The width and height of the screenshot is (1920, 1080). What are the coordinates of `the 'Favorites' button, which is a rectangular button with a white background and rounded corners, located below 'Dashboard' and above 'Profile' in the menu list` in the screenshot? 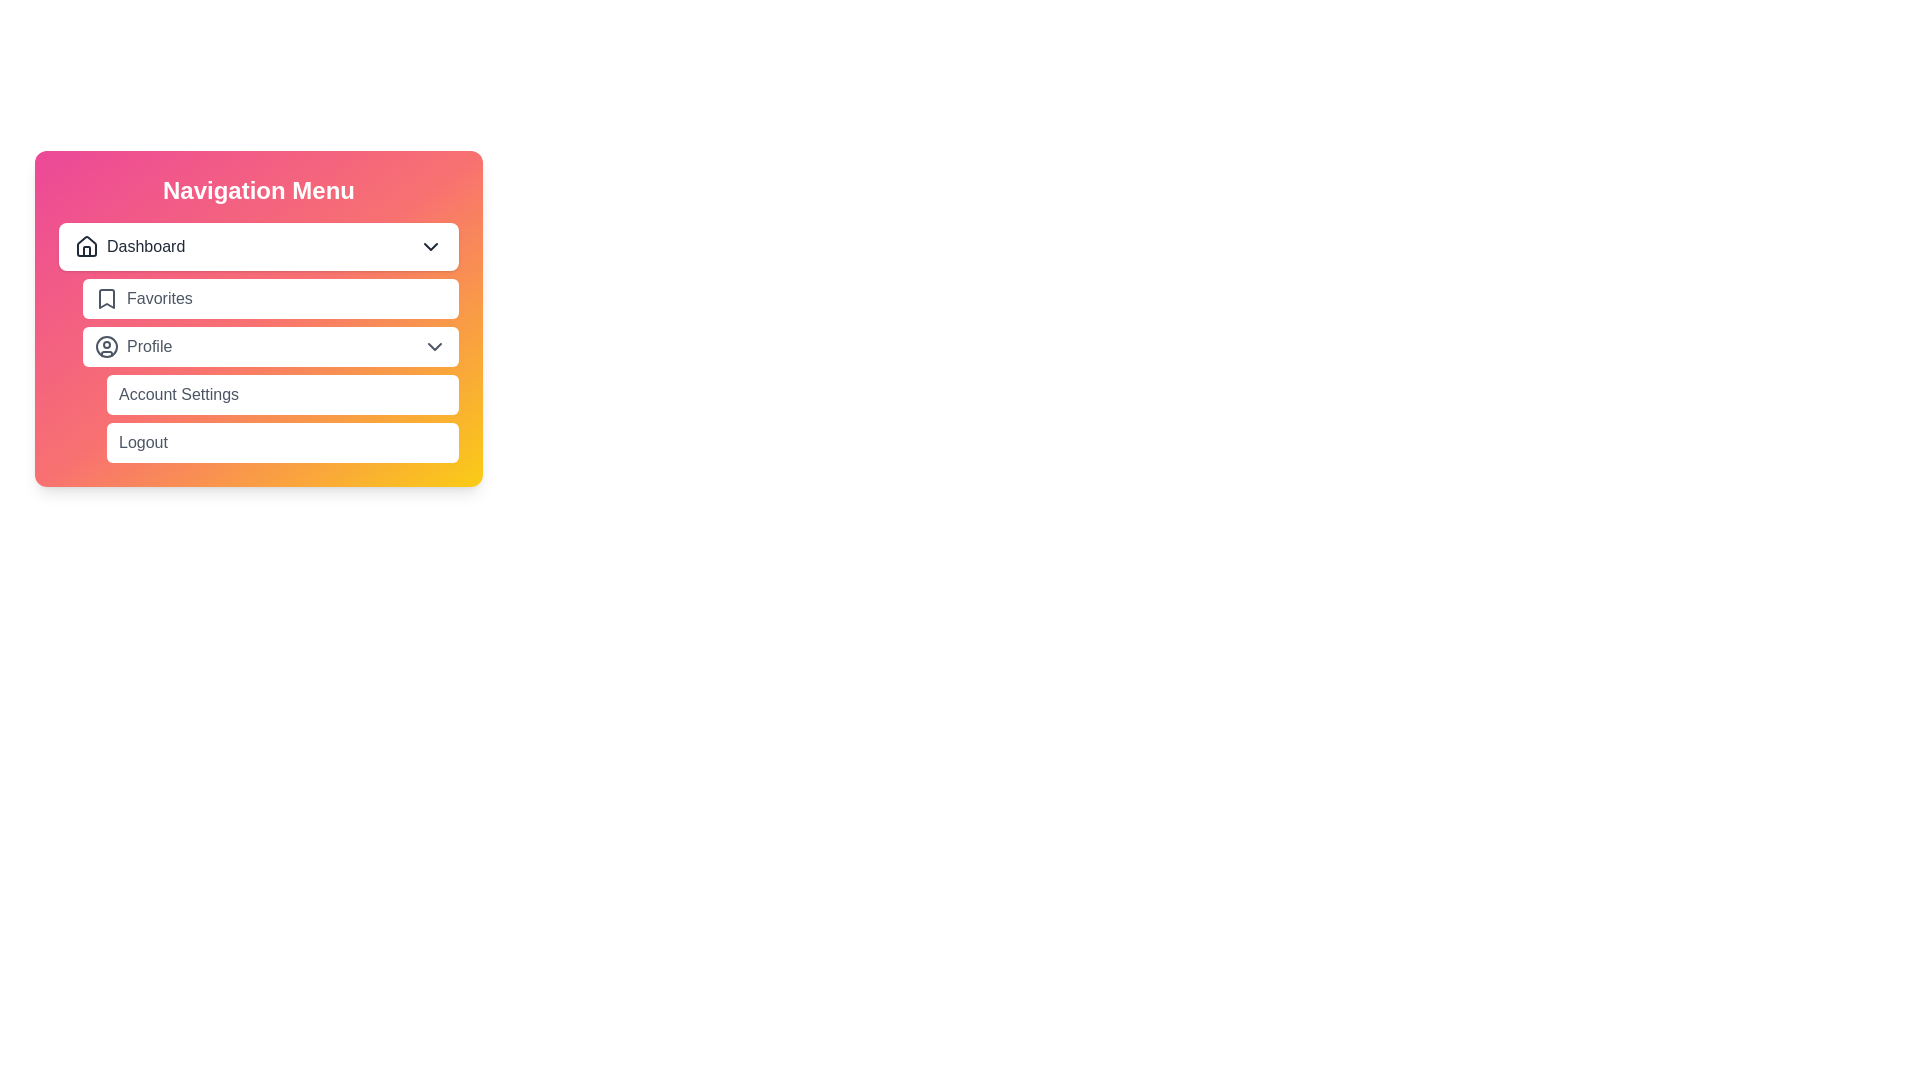 It's located at (269, 299).